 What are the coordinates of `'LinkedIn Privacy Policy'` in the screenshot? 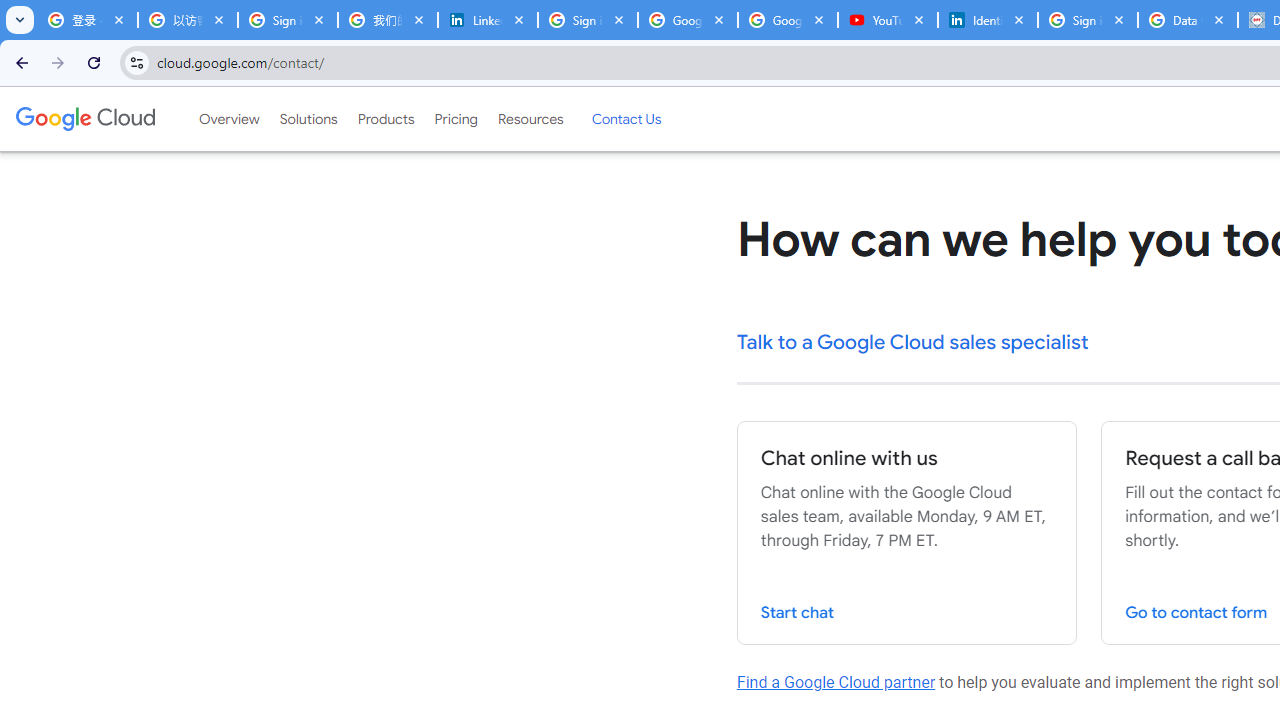 It's located at (487, 20).